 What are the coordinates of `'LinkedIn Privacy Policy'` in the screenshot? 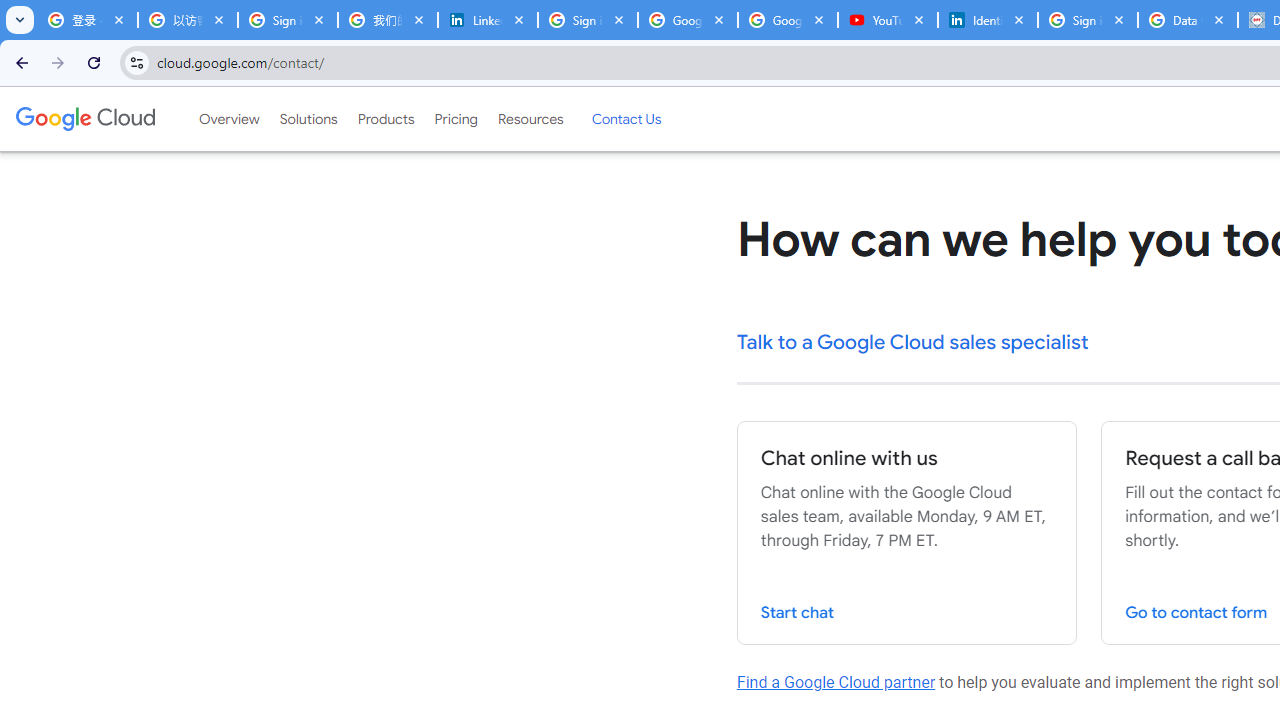 It's located at (487, 20).